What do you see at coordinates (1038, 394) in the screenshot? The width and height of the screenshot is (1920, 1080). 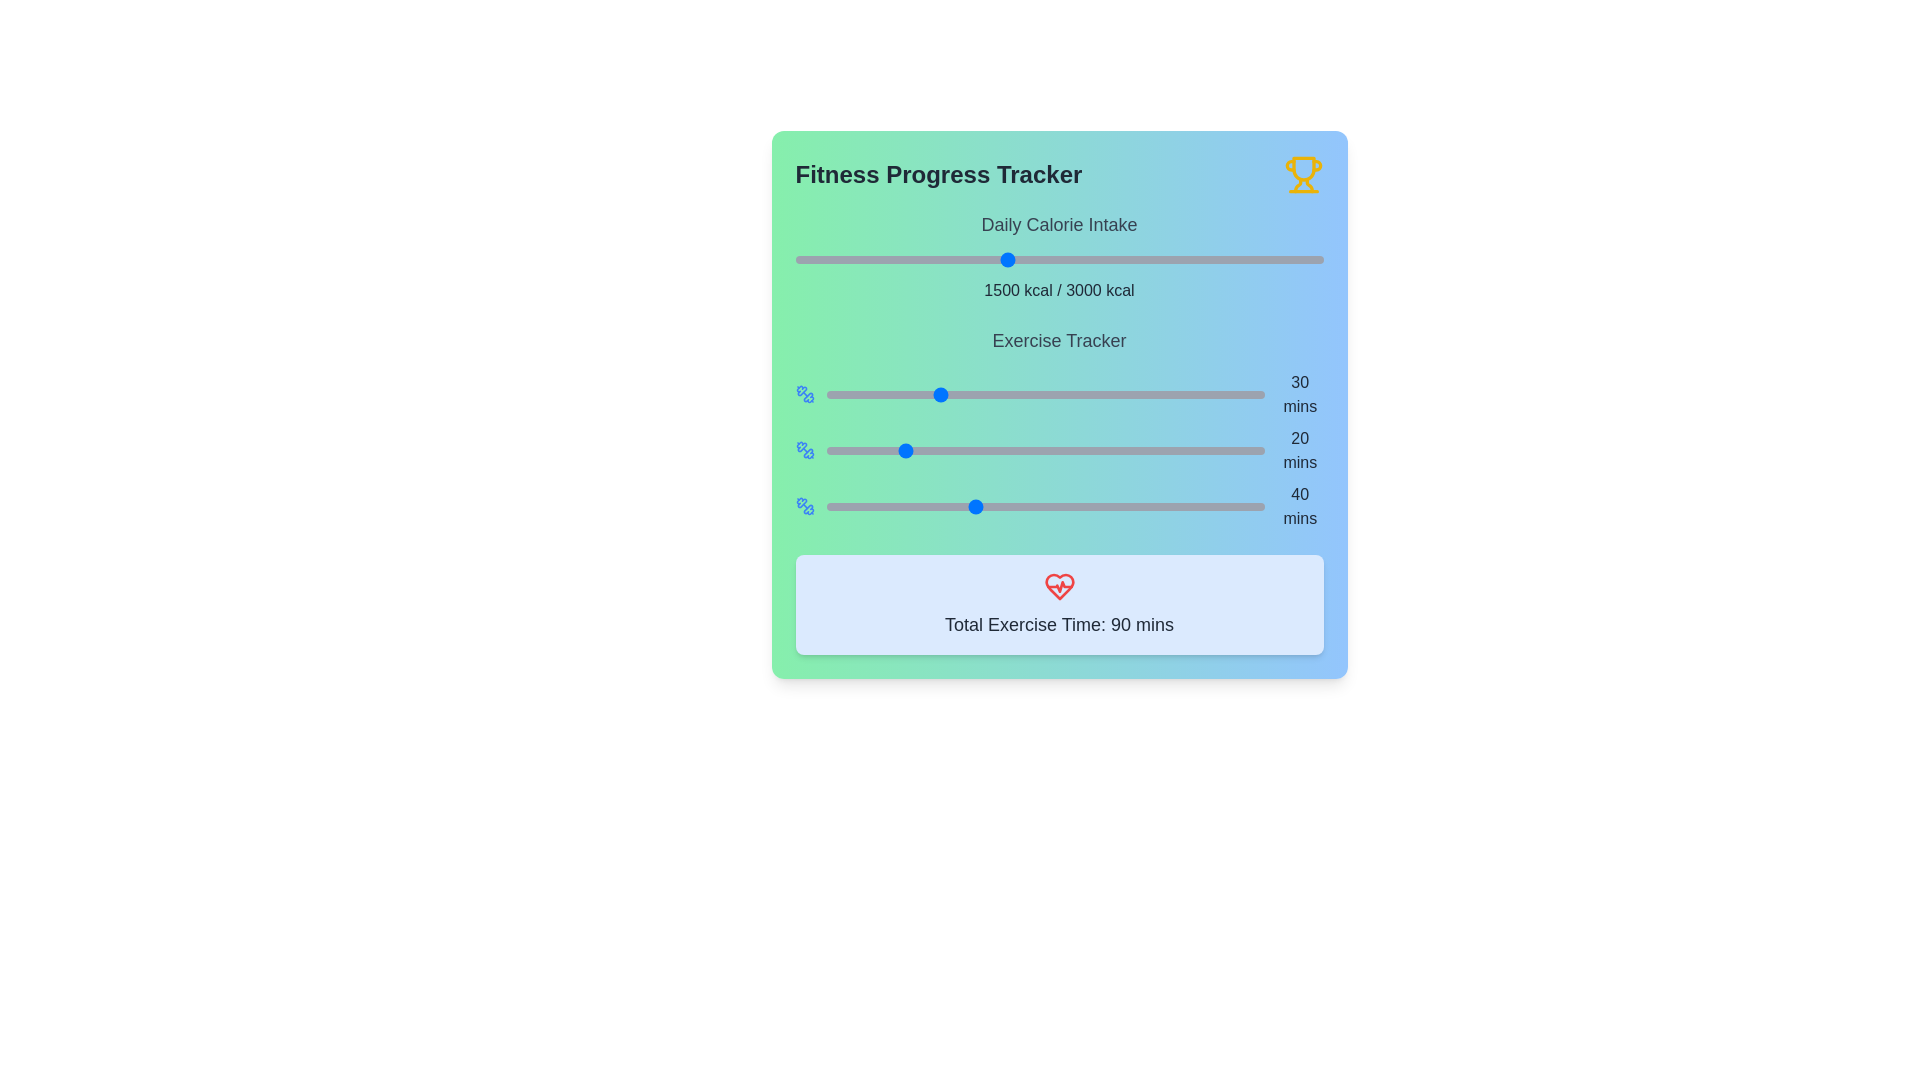 I see `the exercise time` at bounding box center [1038, 394].